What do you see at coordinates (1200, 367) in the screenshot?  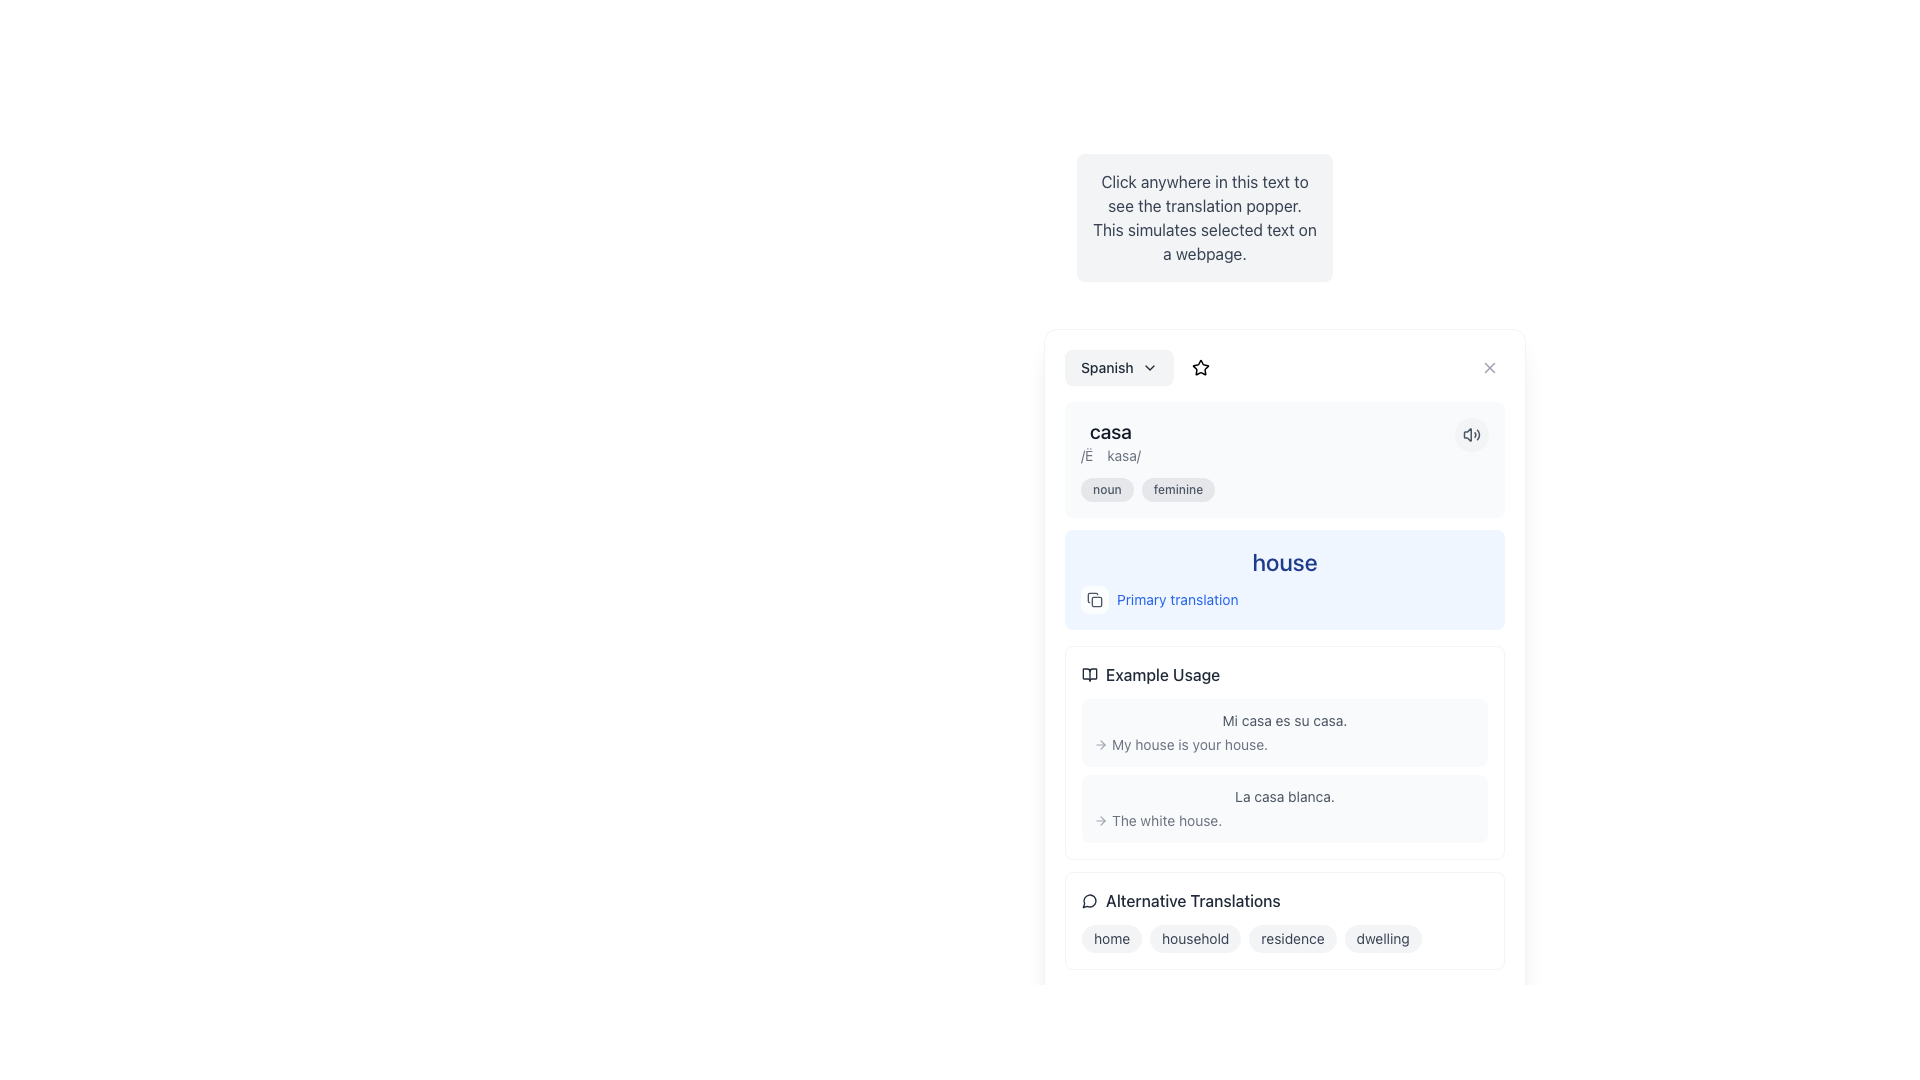 I see `the small outlined star icon located within the circular interactive button at the top-right area of the card-like overlay` at bounding box center [1200, 367].